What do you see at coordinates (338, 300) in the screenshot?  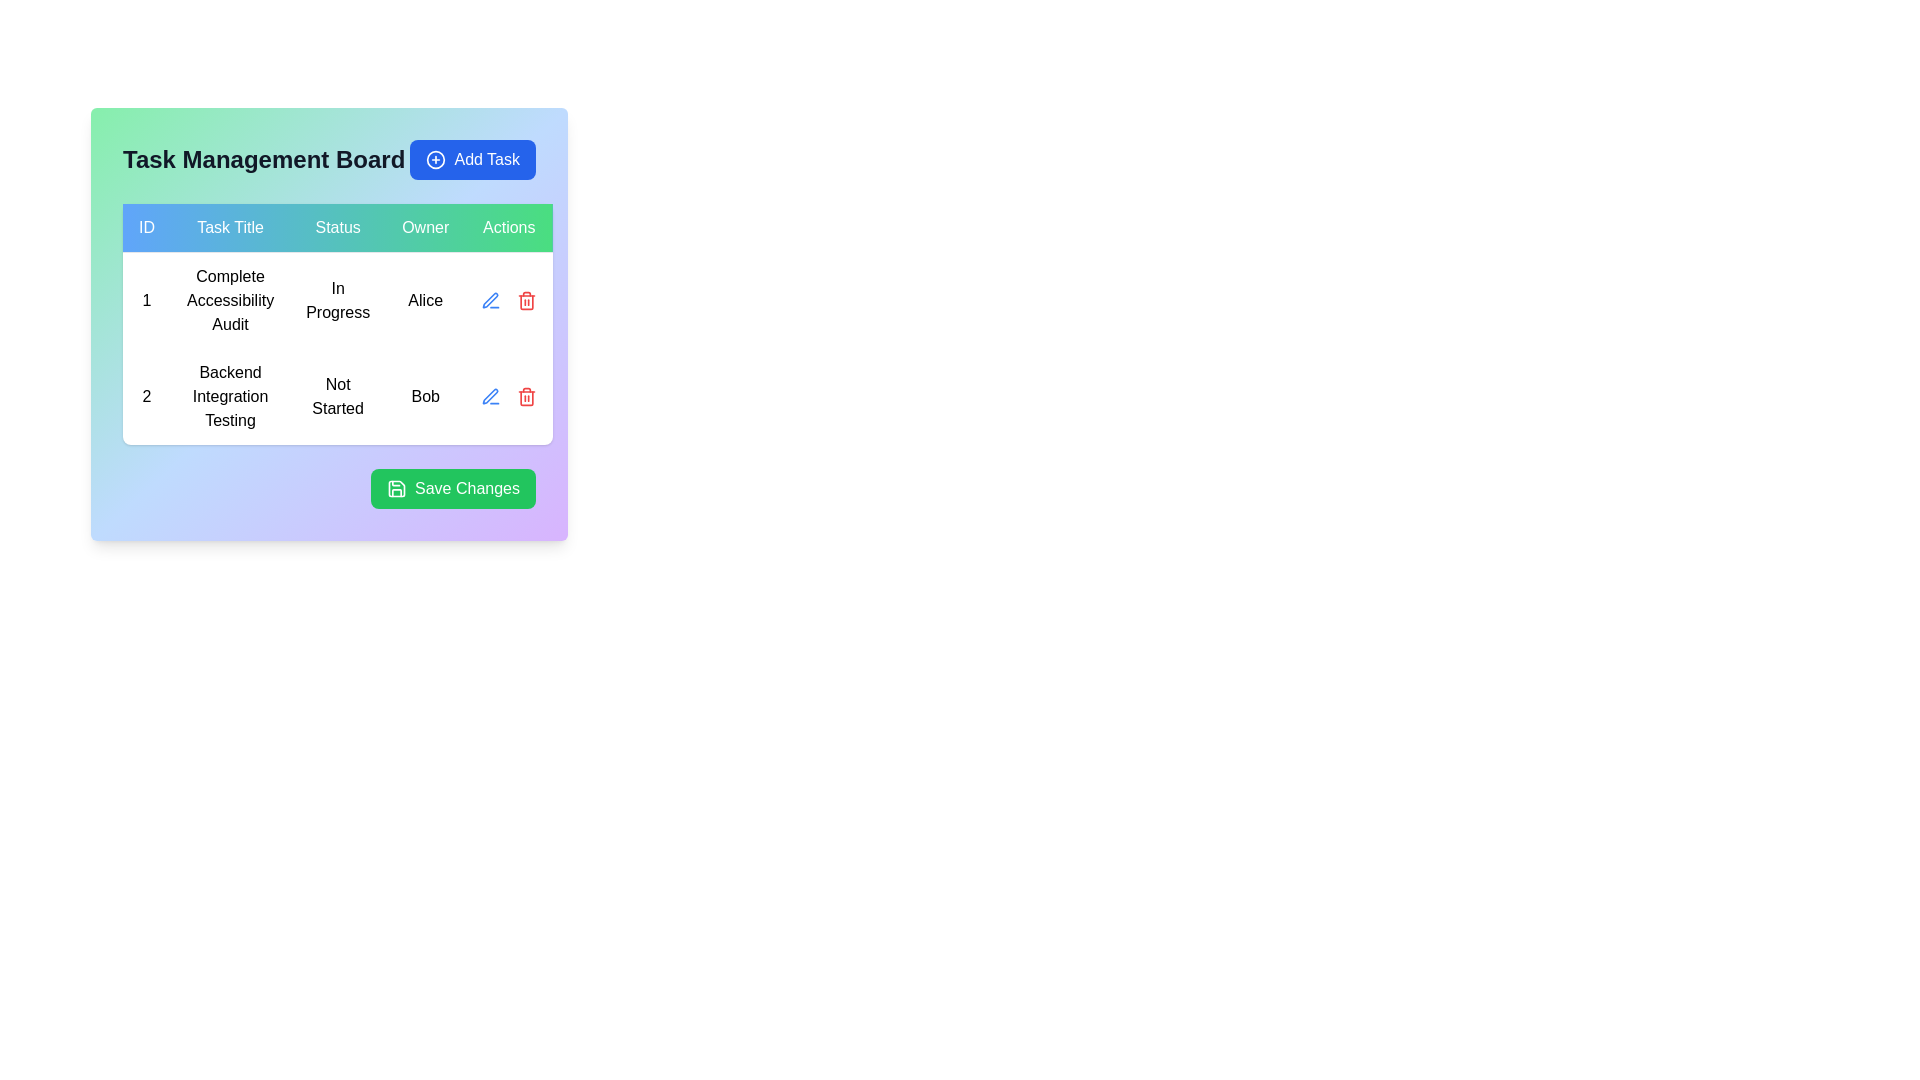 I see `the static text label displaying 'In Progress' in the 'Status' column of the task management table` at bounding box center [338, 300].